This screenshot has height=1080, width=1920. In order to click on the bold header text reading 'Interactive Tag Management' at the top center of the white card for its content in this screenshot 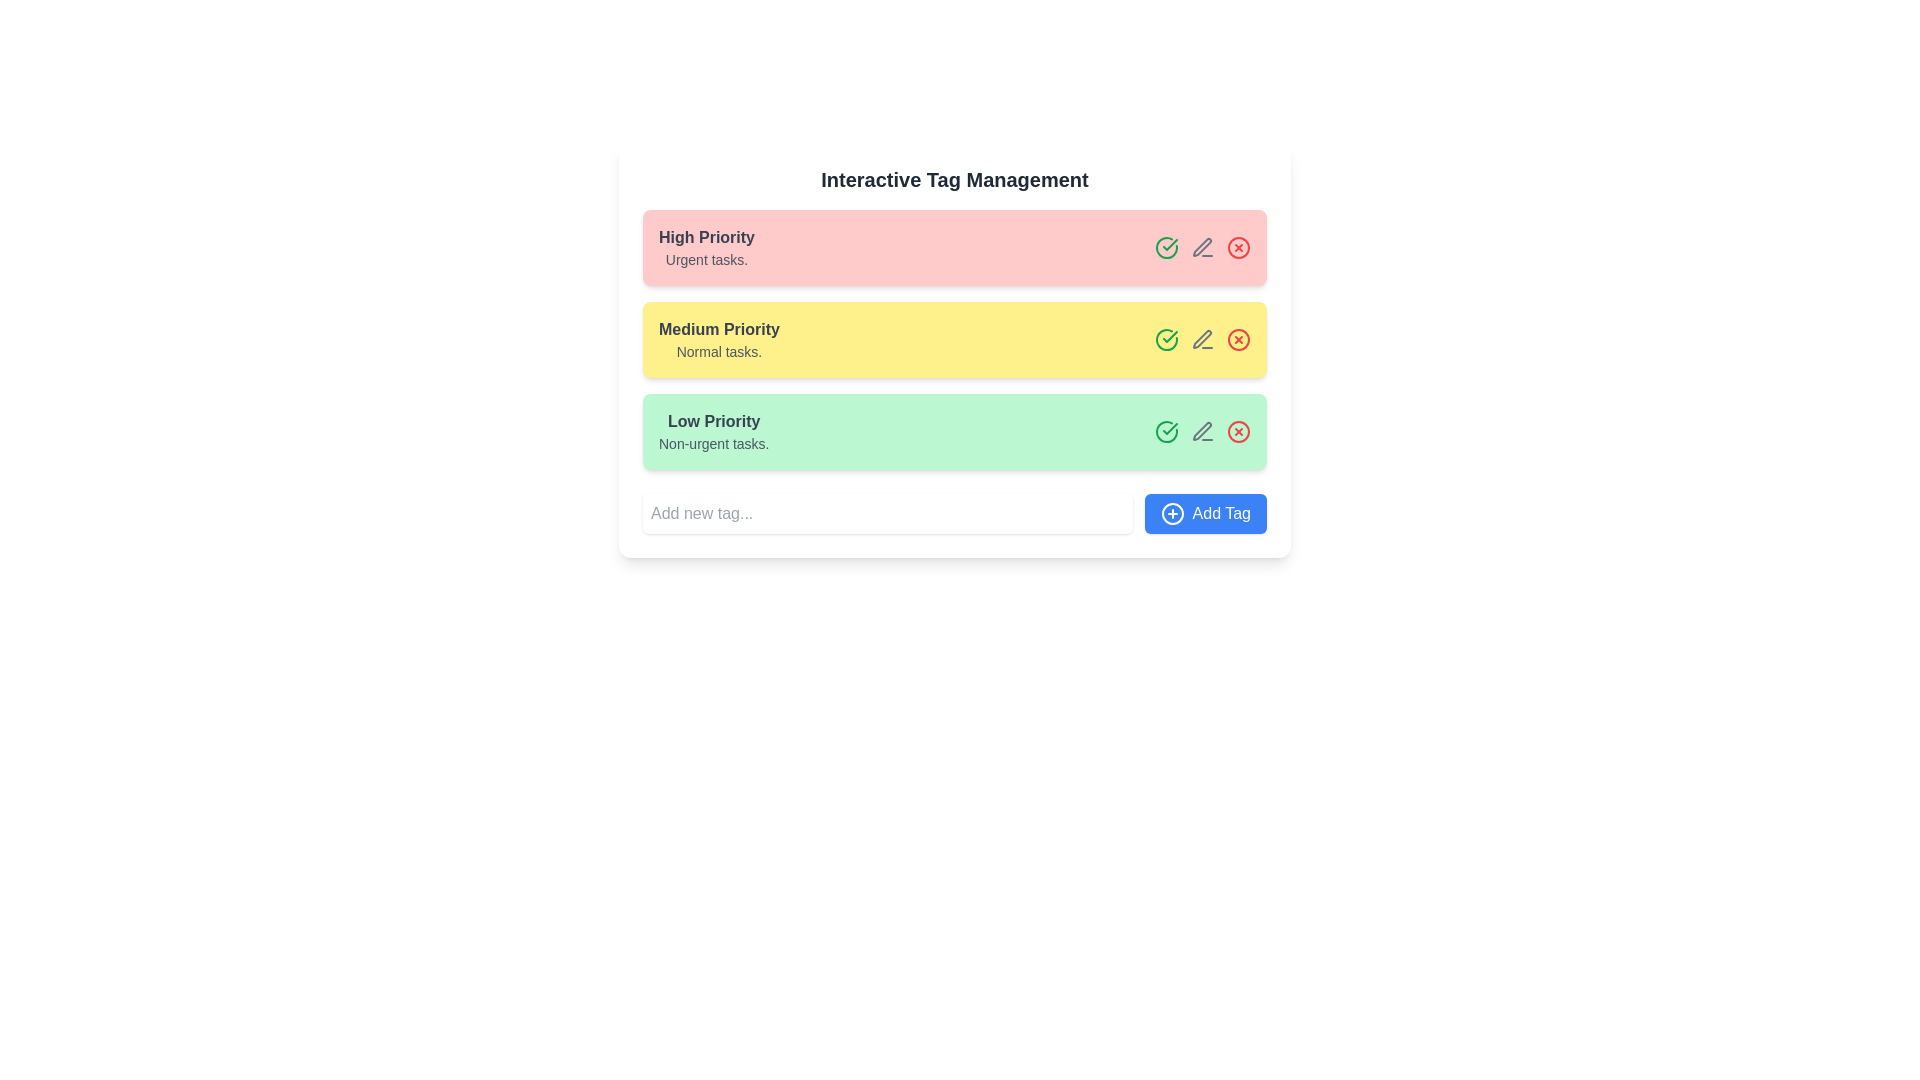, I will do `click(954, 180)`.